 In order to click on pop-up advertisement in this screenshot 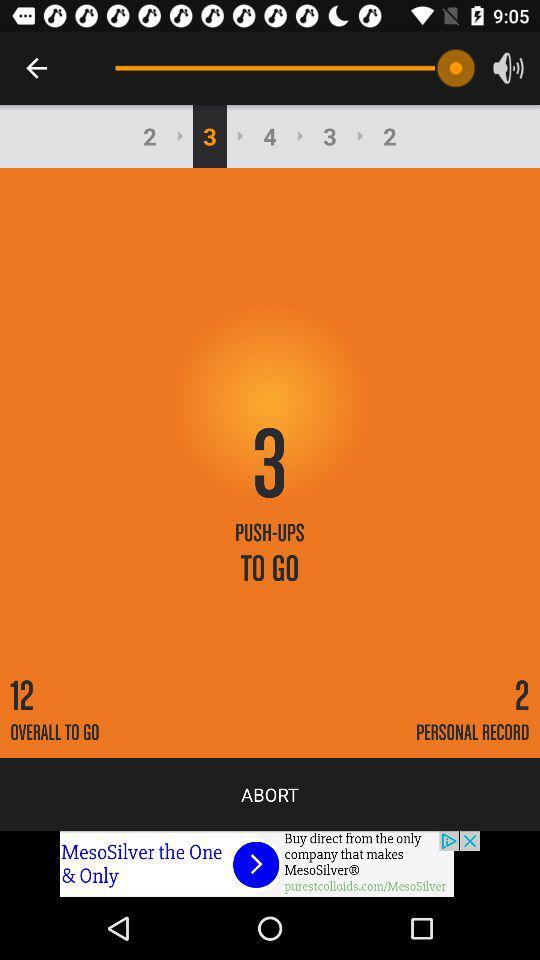, I will do `click(270, 863)`.